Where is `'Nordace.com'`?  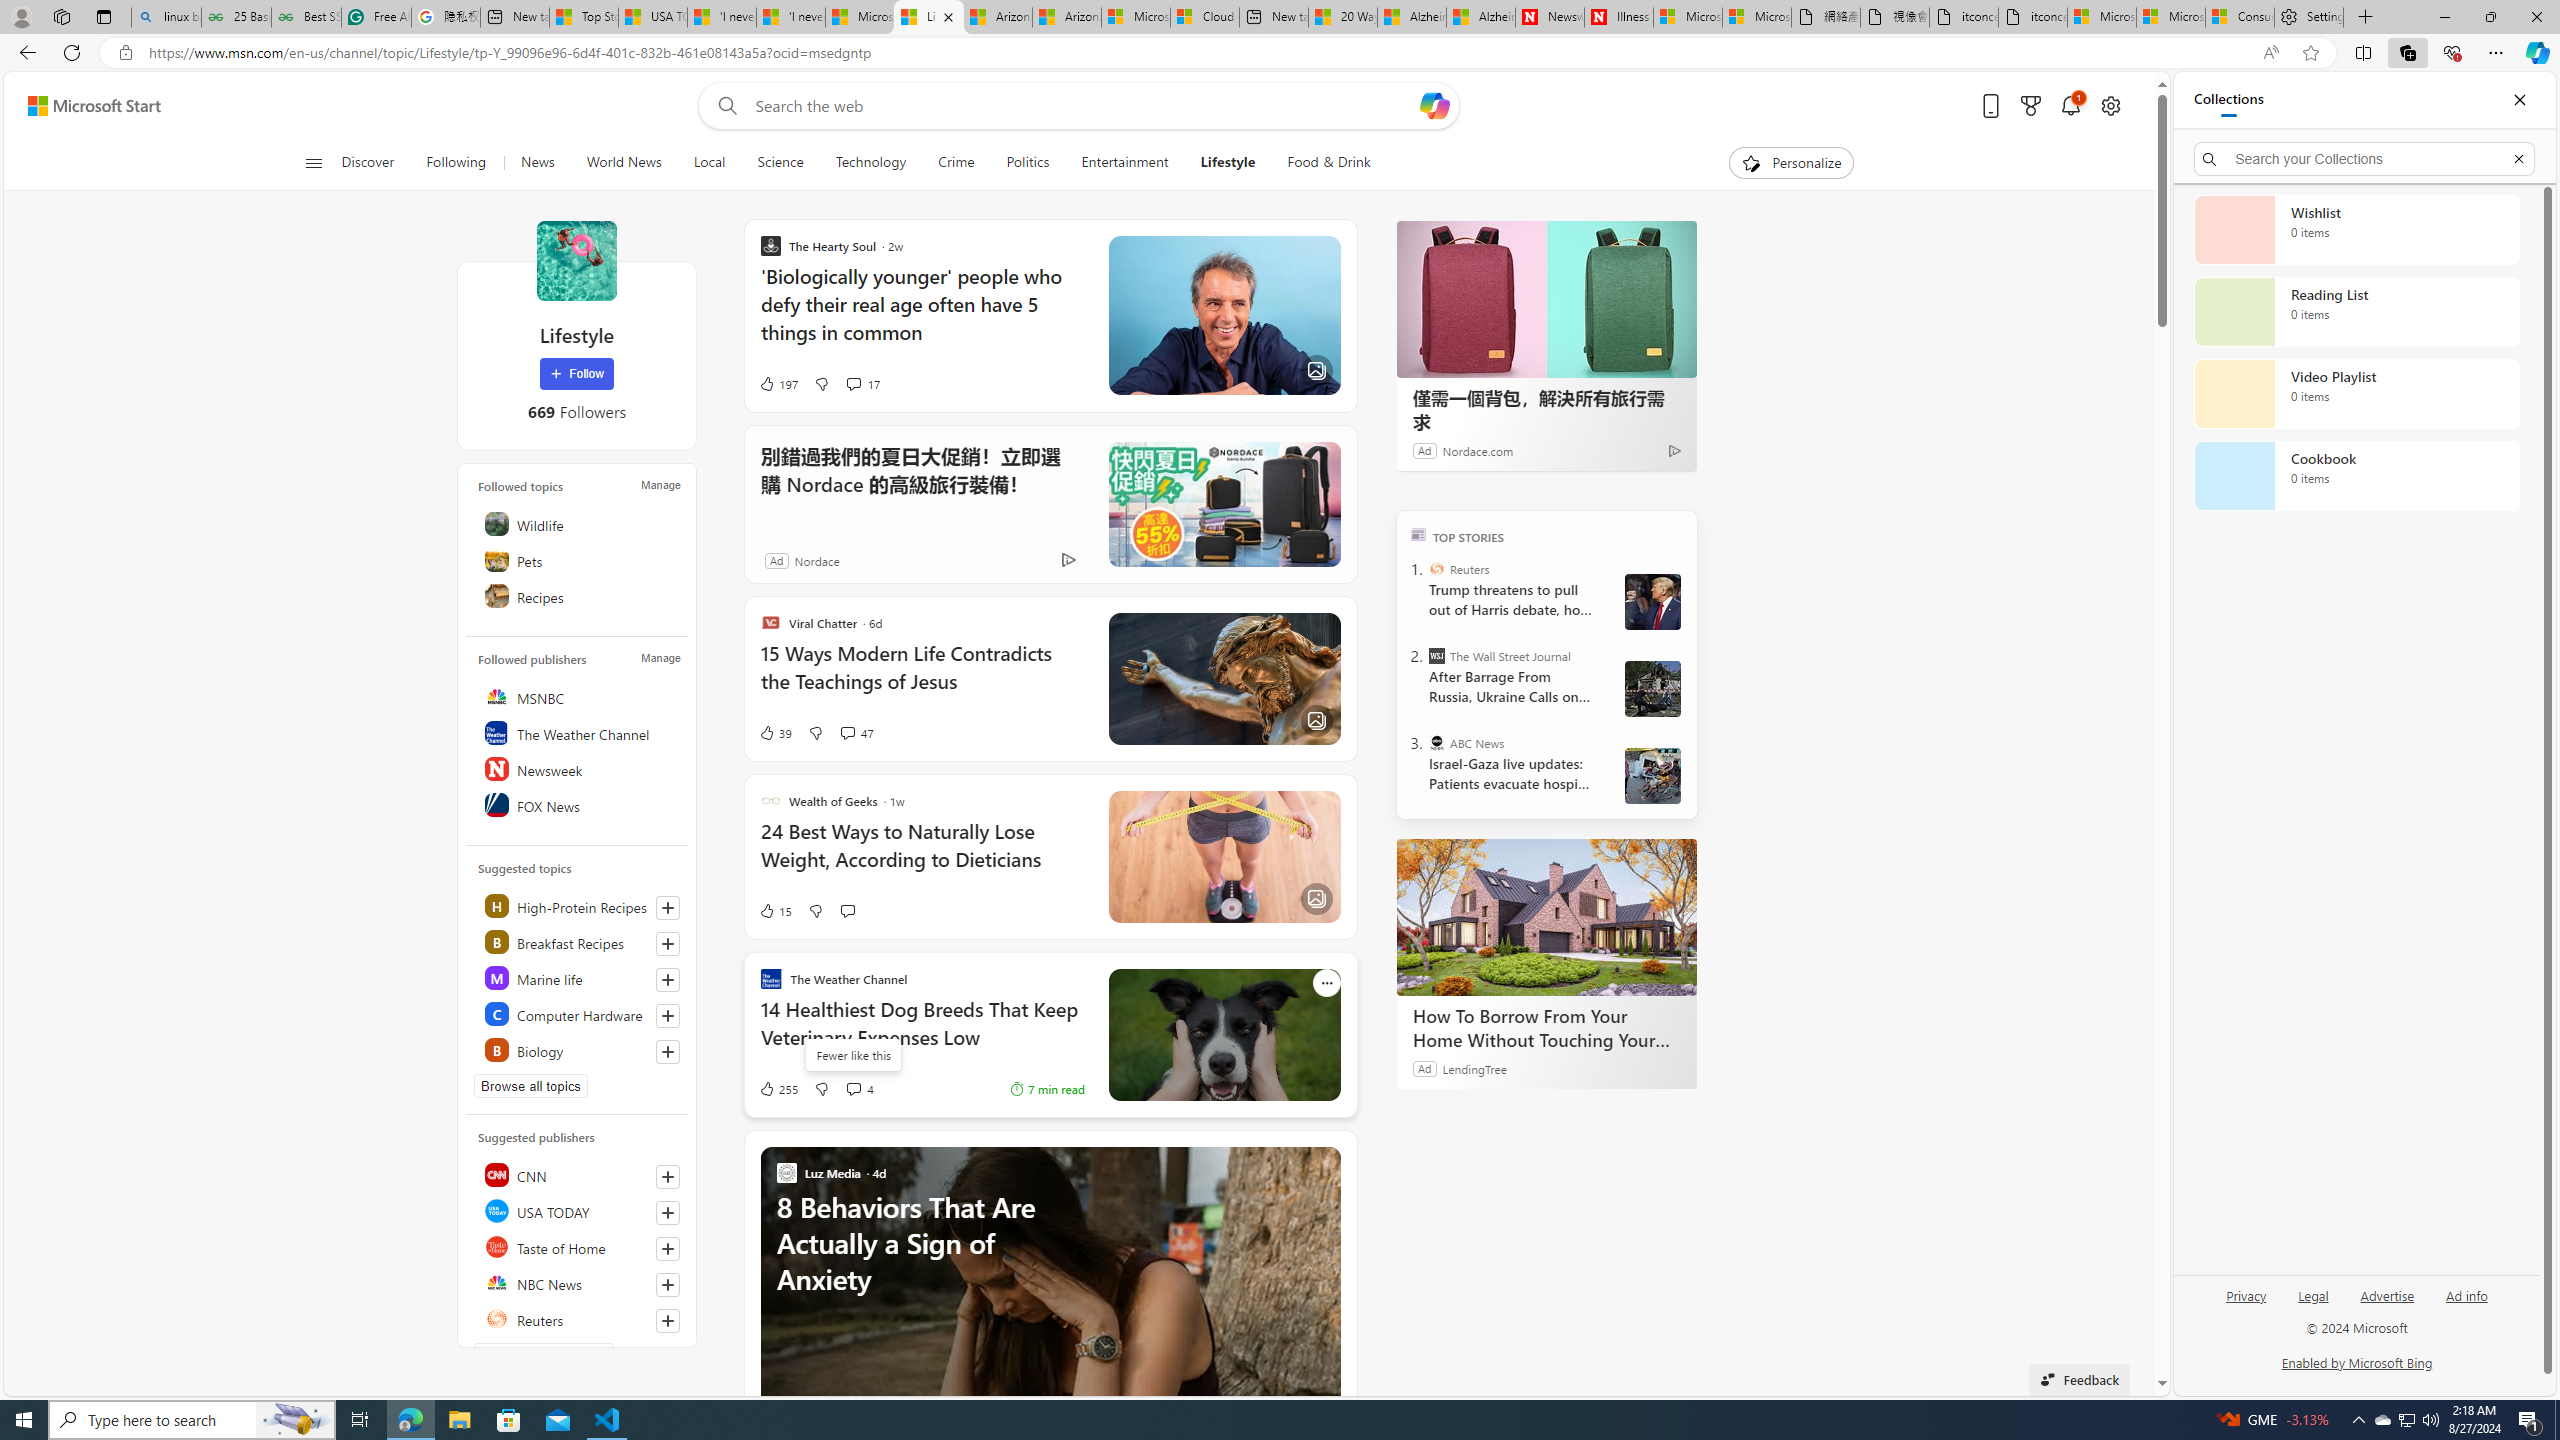 'Nordace.com' is located at coordinates (1476, 449).